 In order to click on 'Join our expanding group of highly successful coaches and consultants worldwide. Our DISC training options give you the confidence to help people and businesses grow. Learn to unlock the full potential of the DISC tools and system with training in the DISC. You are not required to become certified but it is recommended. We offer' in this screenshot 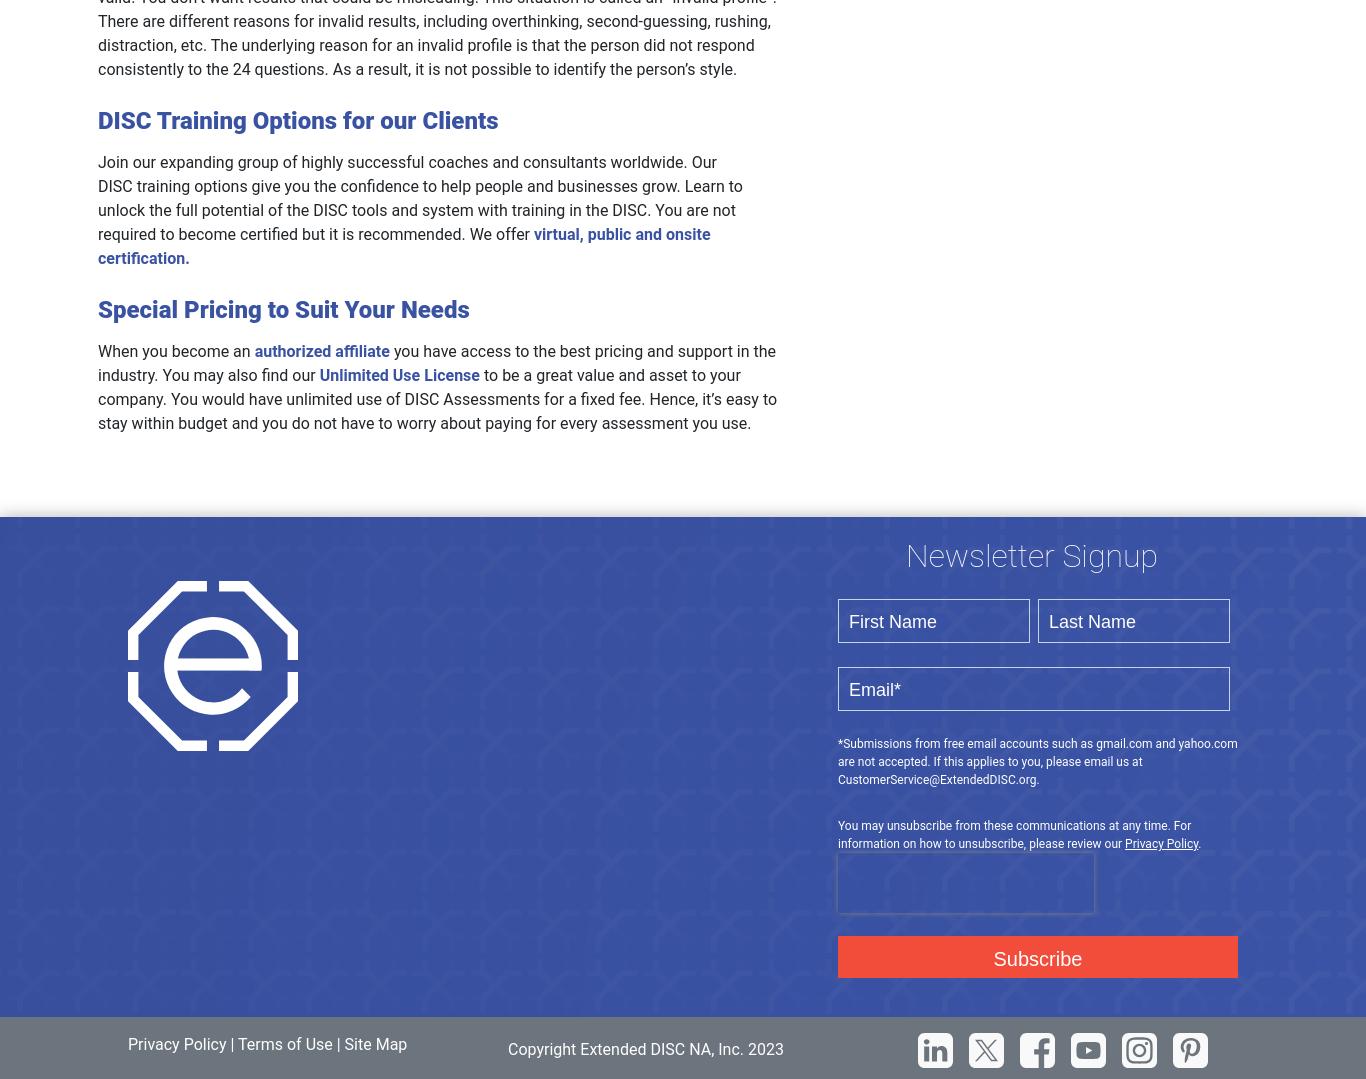, I will do `click(419, 198)`.